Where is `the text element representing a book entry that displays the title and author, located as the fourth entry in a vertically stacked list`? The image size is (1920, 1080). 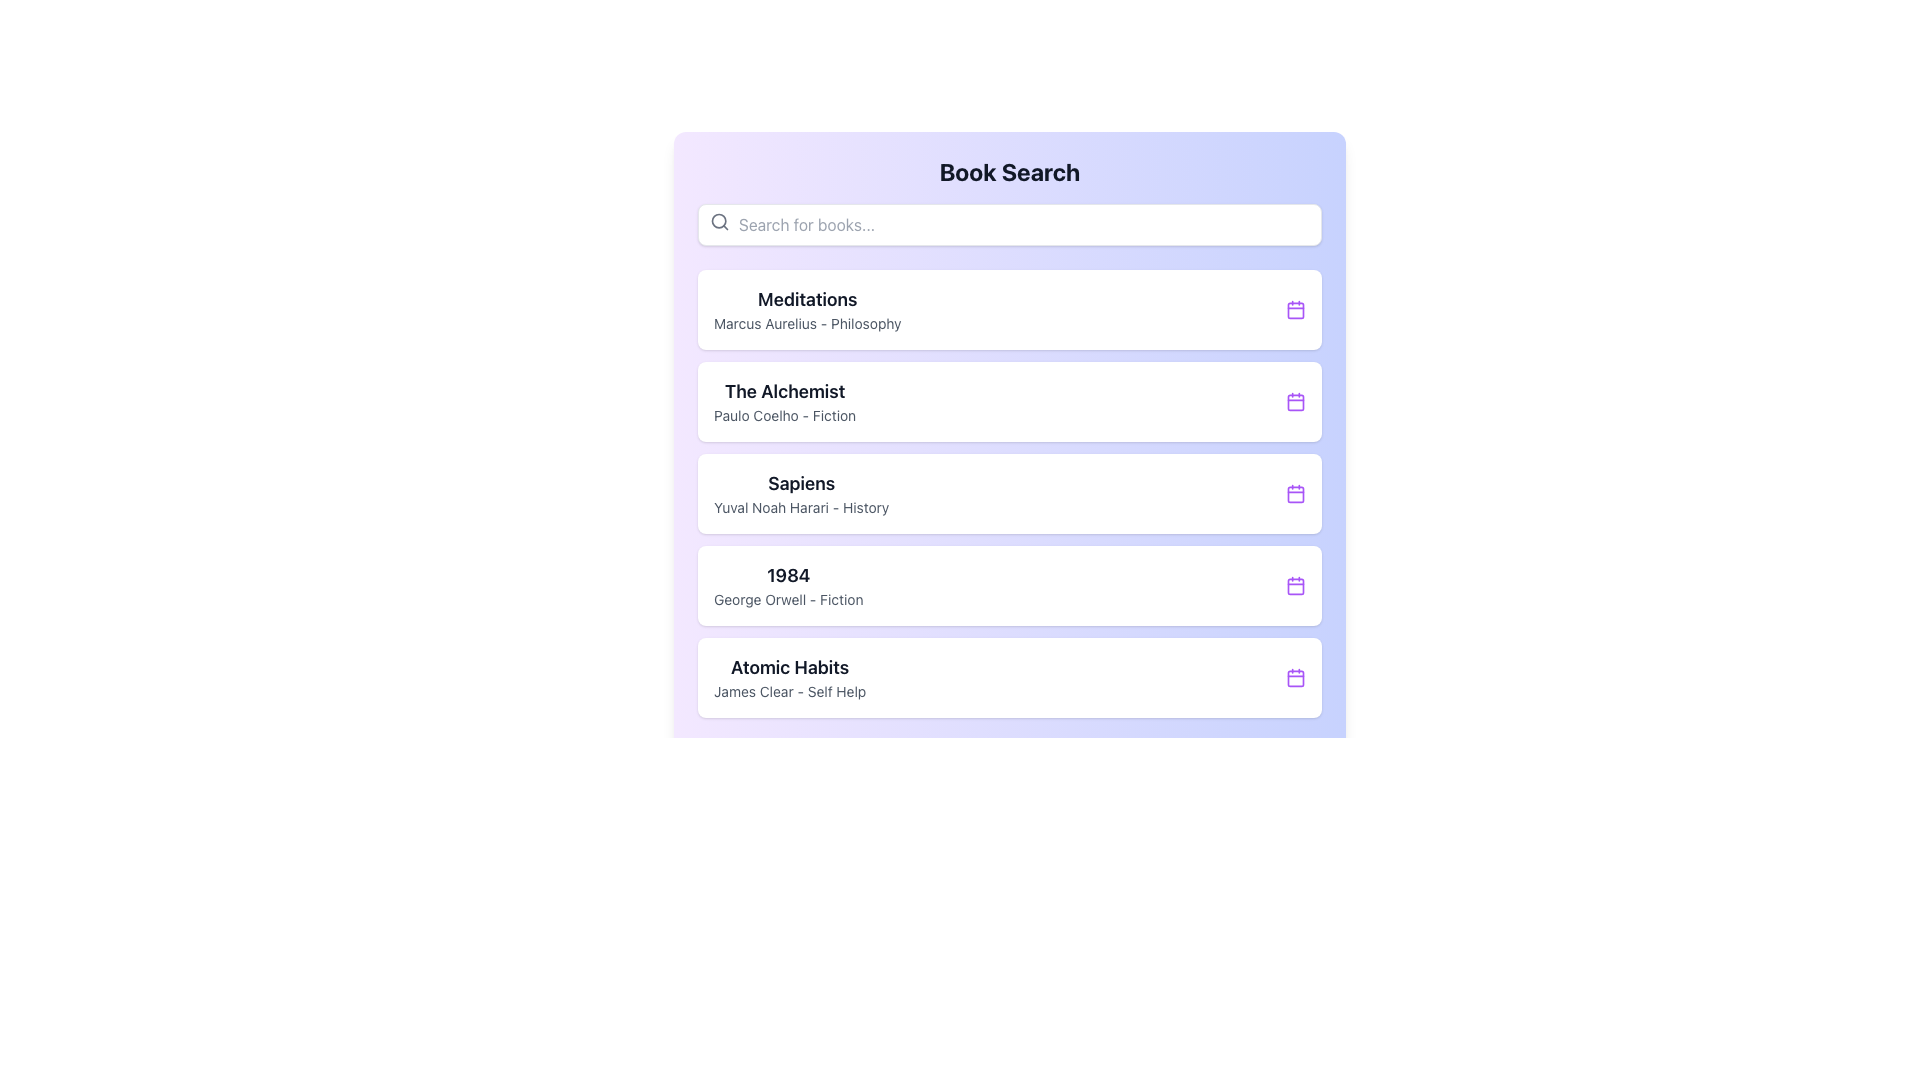
the text element representing a book entry that displays the title and author, located as the fourth entry in a vertically stacked list is located at coordinates (787, 585).